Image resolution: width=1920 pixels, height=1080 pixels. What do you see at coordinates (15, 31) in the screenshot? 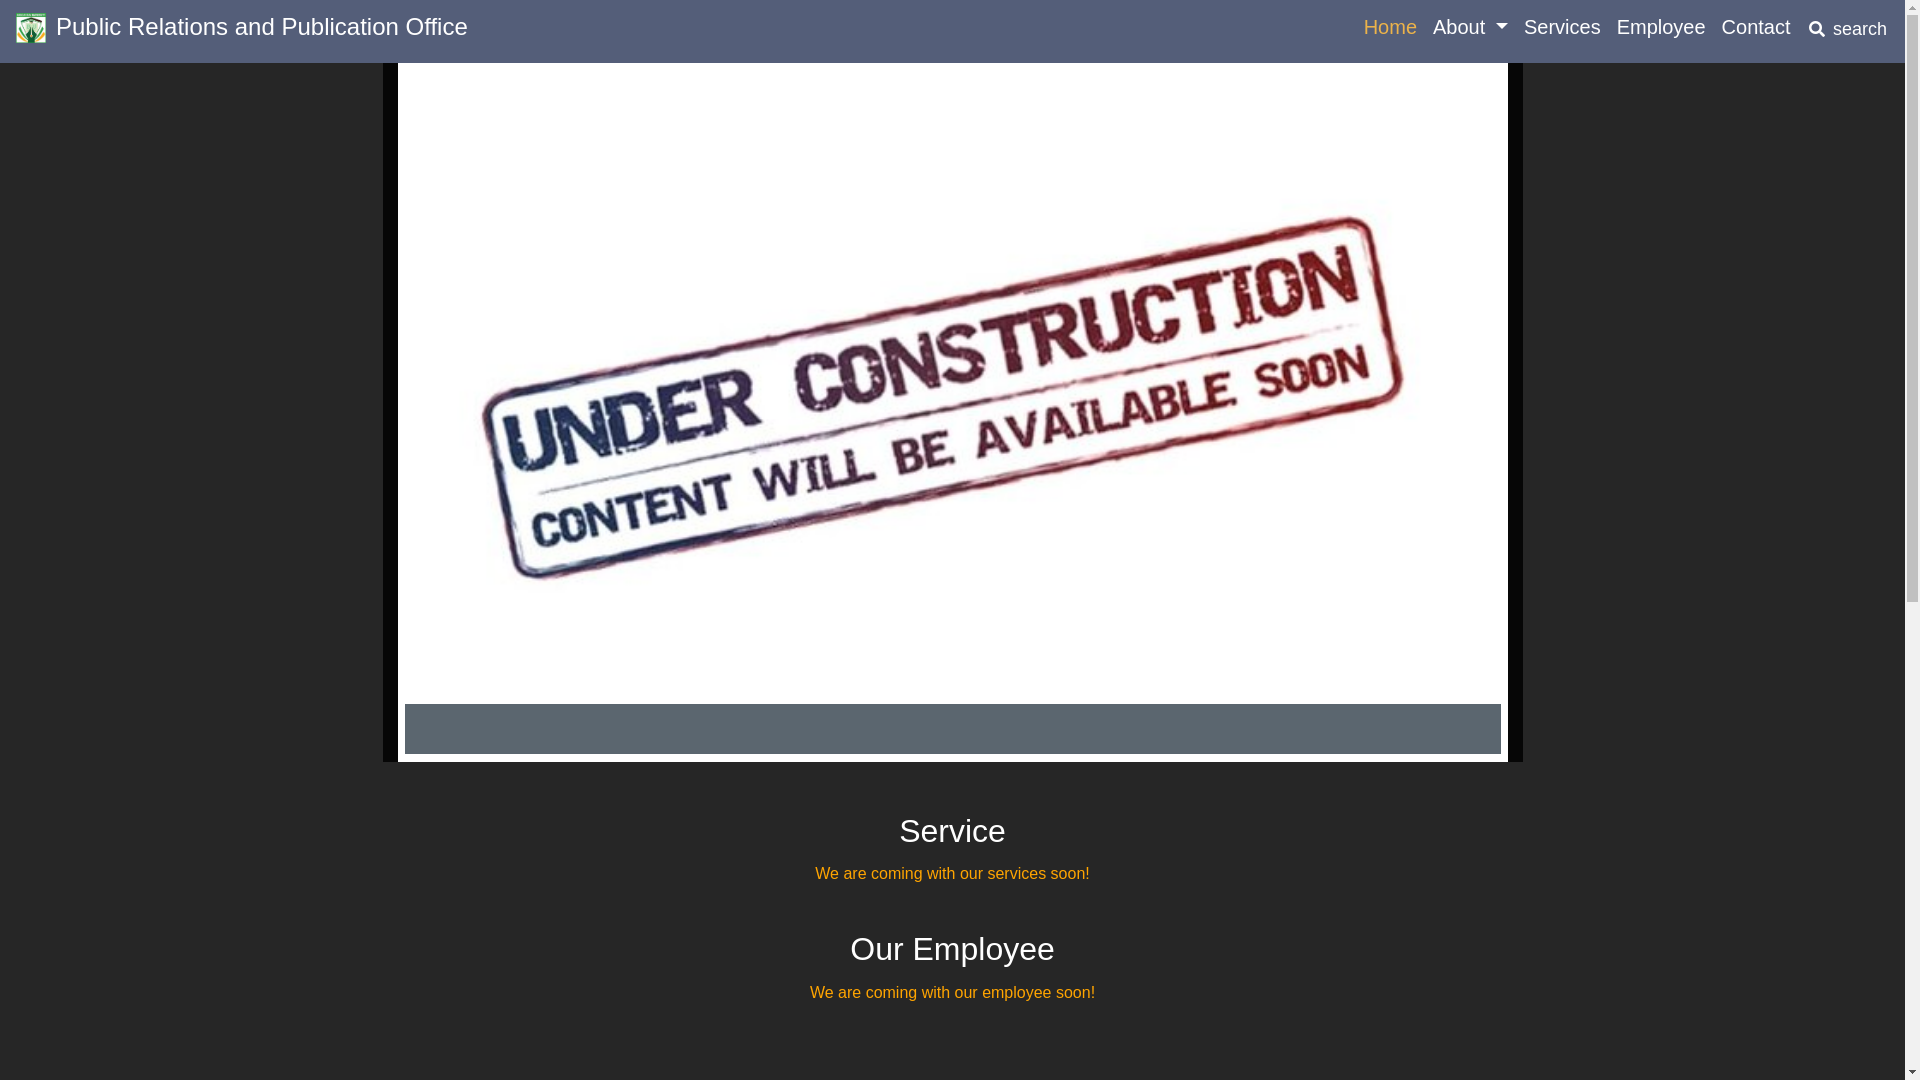
I see `'Public Relations and Publication Office'` at bounding box center [15, 31].